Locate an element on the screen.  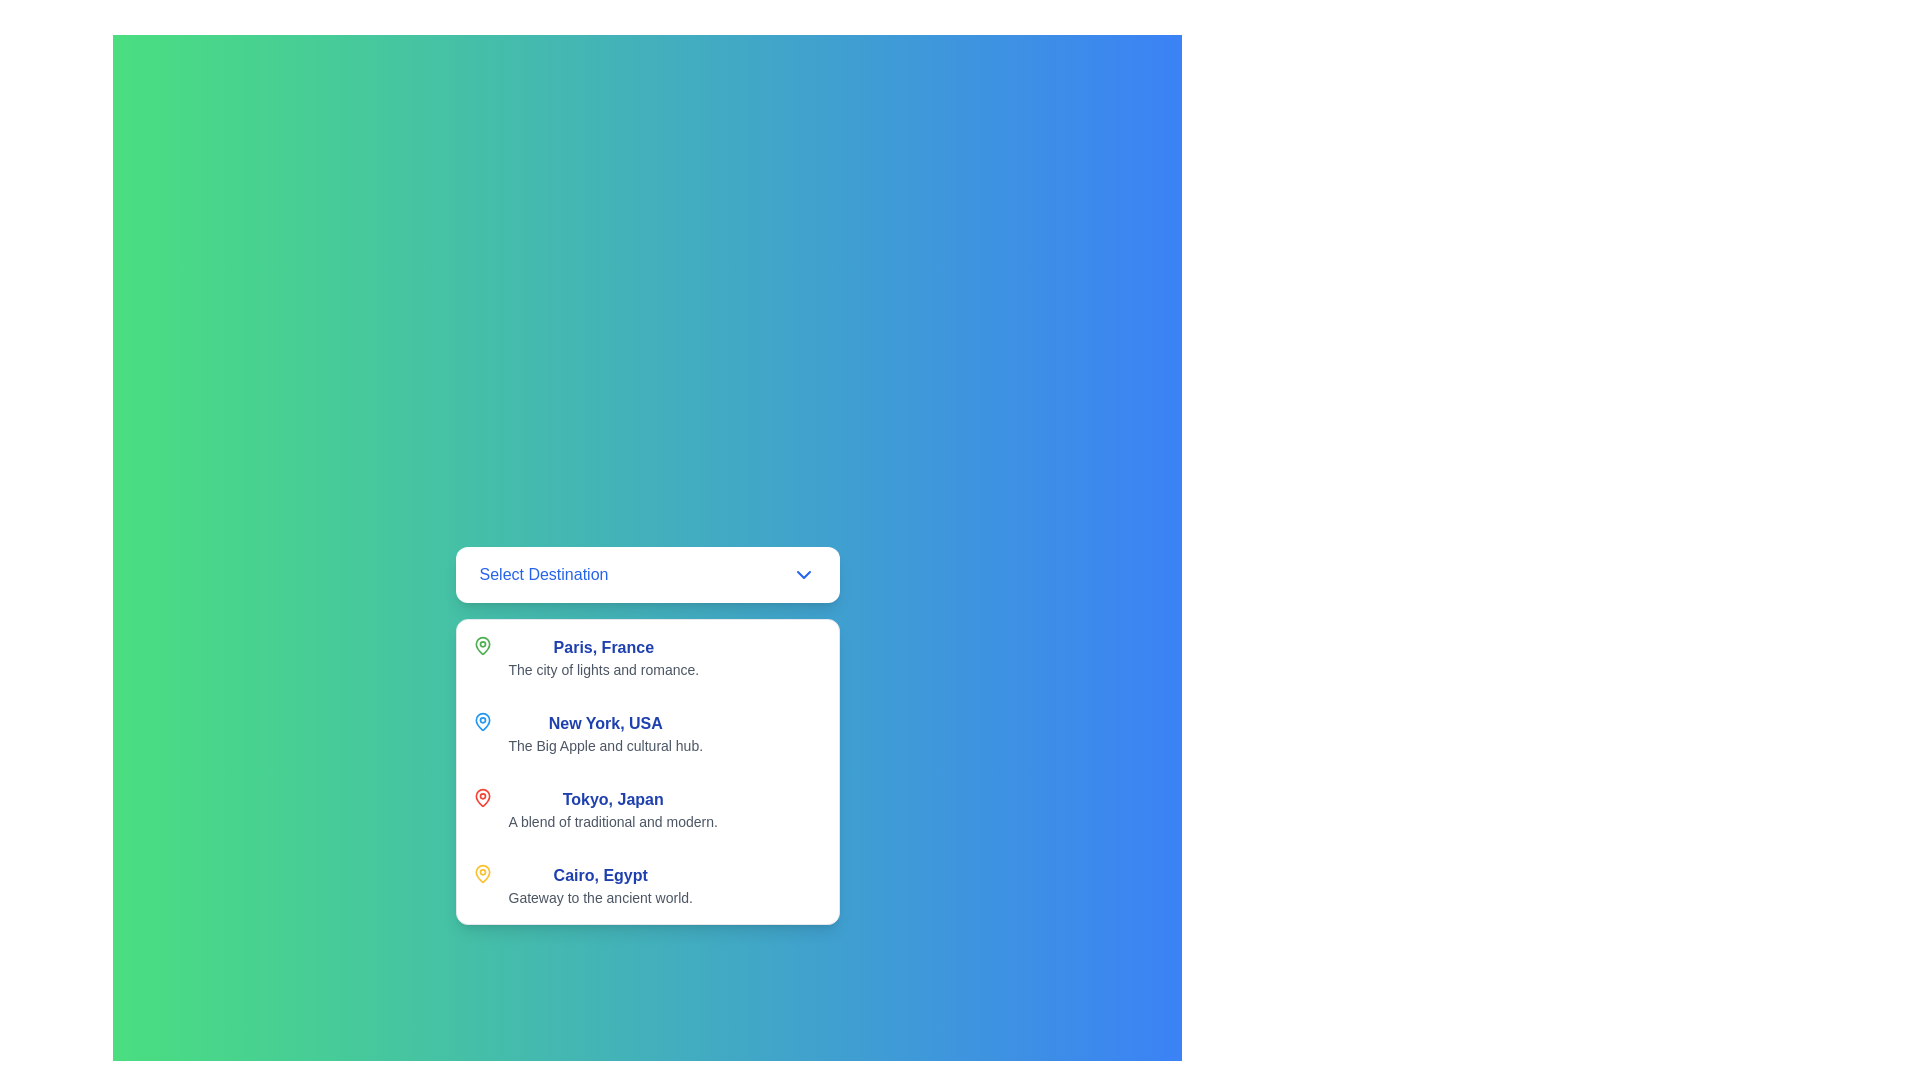
the text label indicating the destination 'Paris, France', located at the top of the first card in the dropdown list of destinations is located at coordinates (602, 648).